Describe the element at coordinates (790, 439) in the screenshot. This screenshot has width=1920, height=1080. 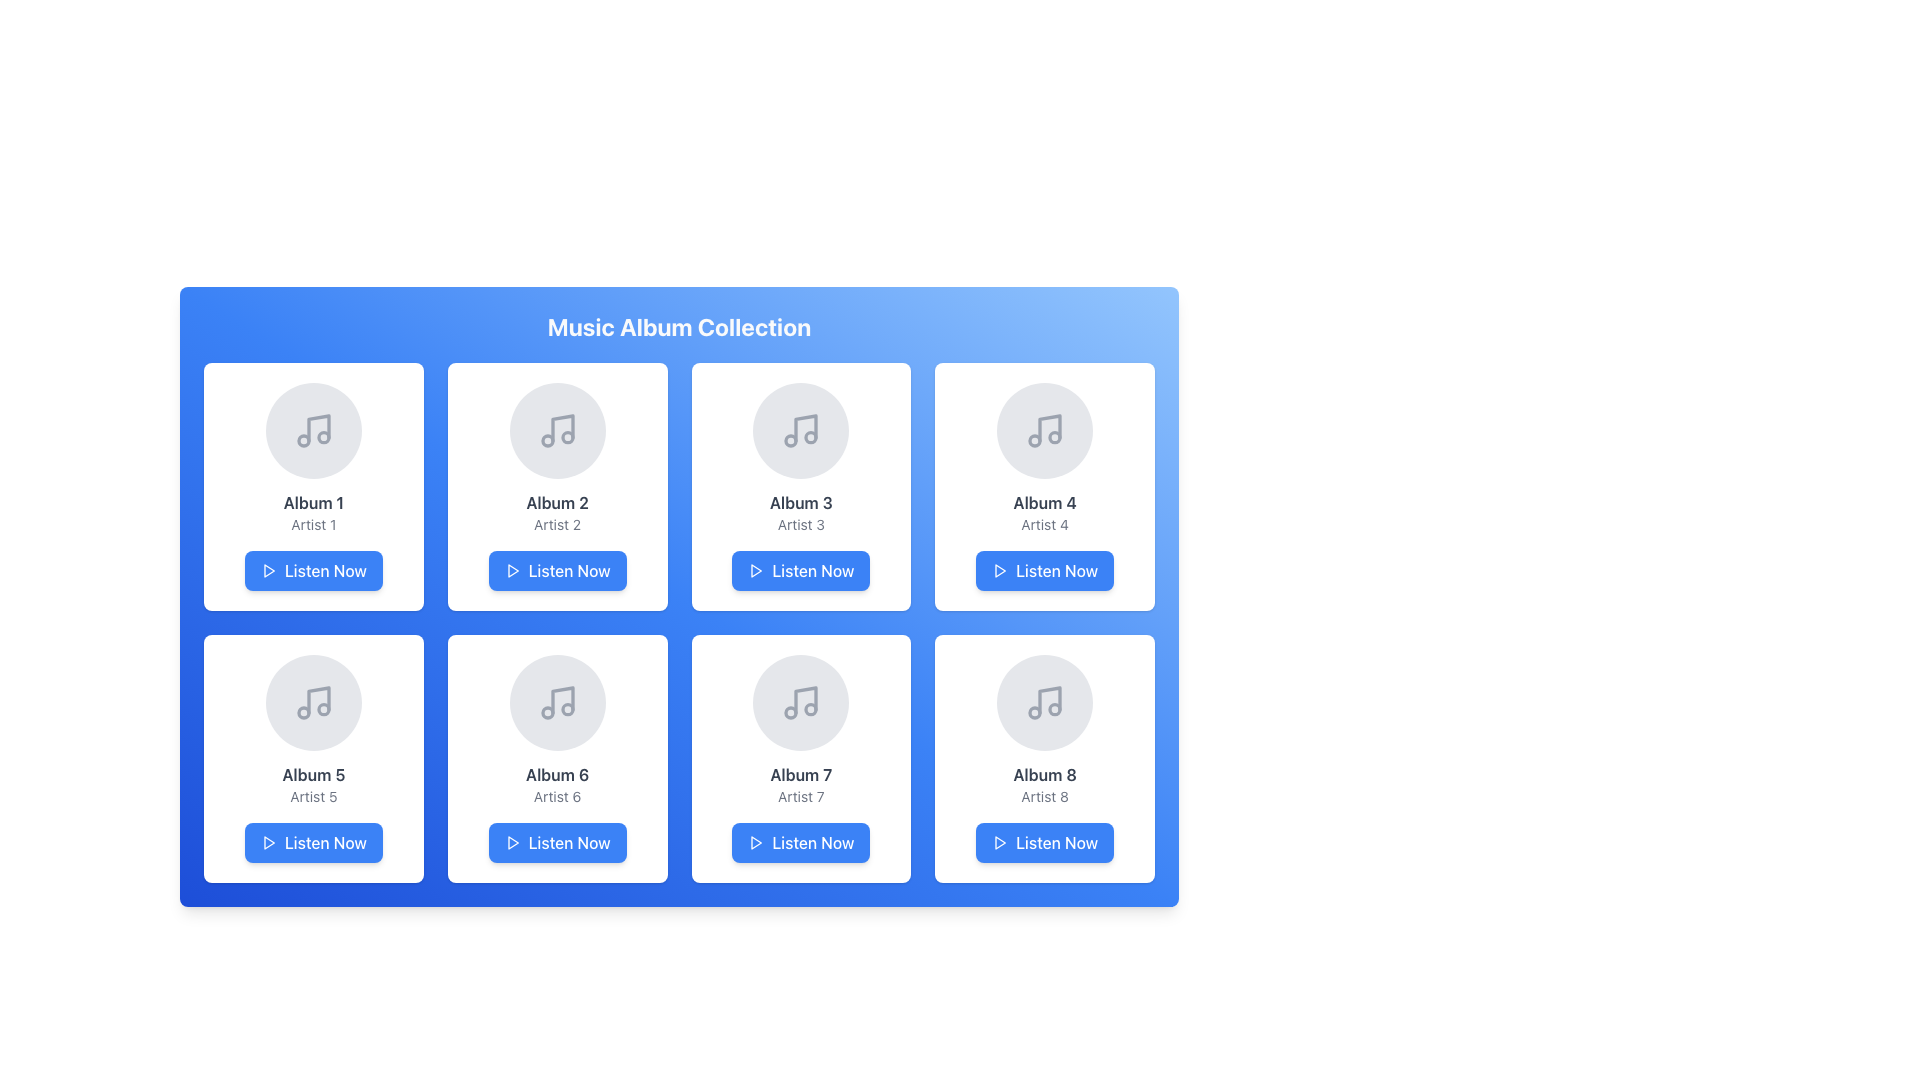
I see `the small circular SVG element that is part of the music icon for 'Album 3', which is located in the top row of the album collection grid` at that location.